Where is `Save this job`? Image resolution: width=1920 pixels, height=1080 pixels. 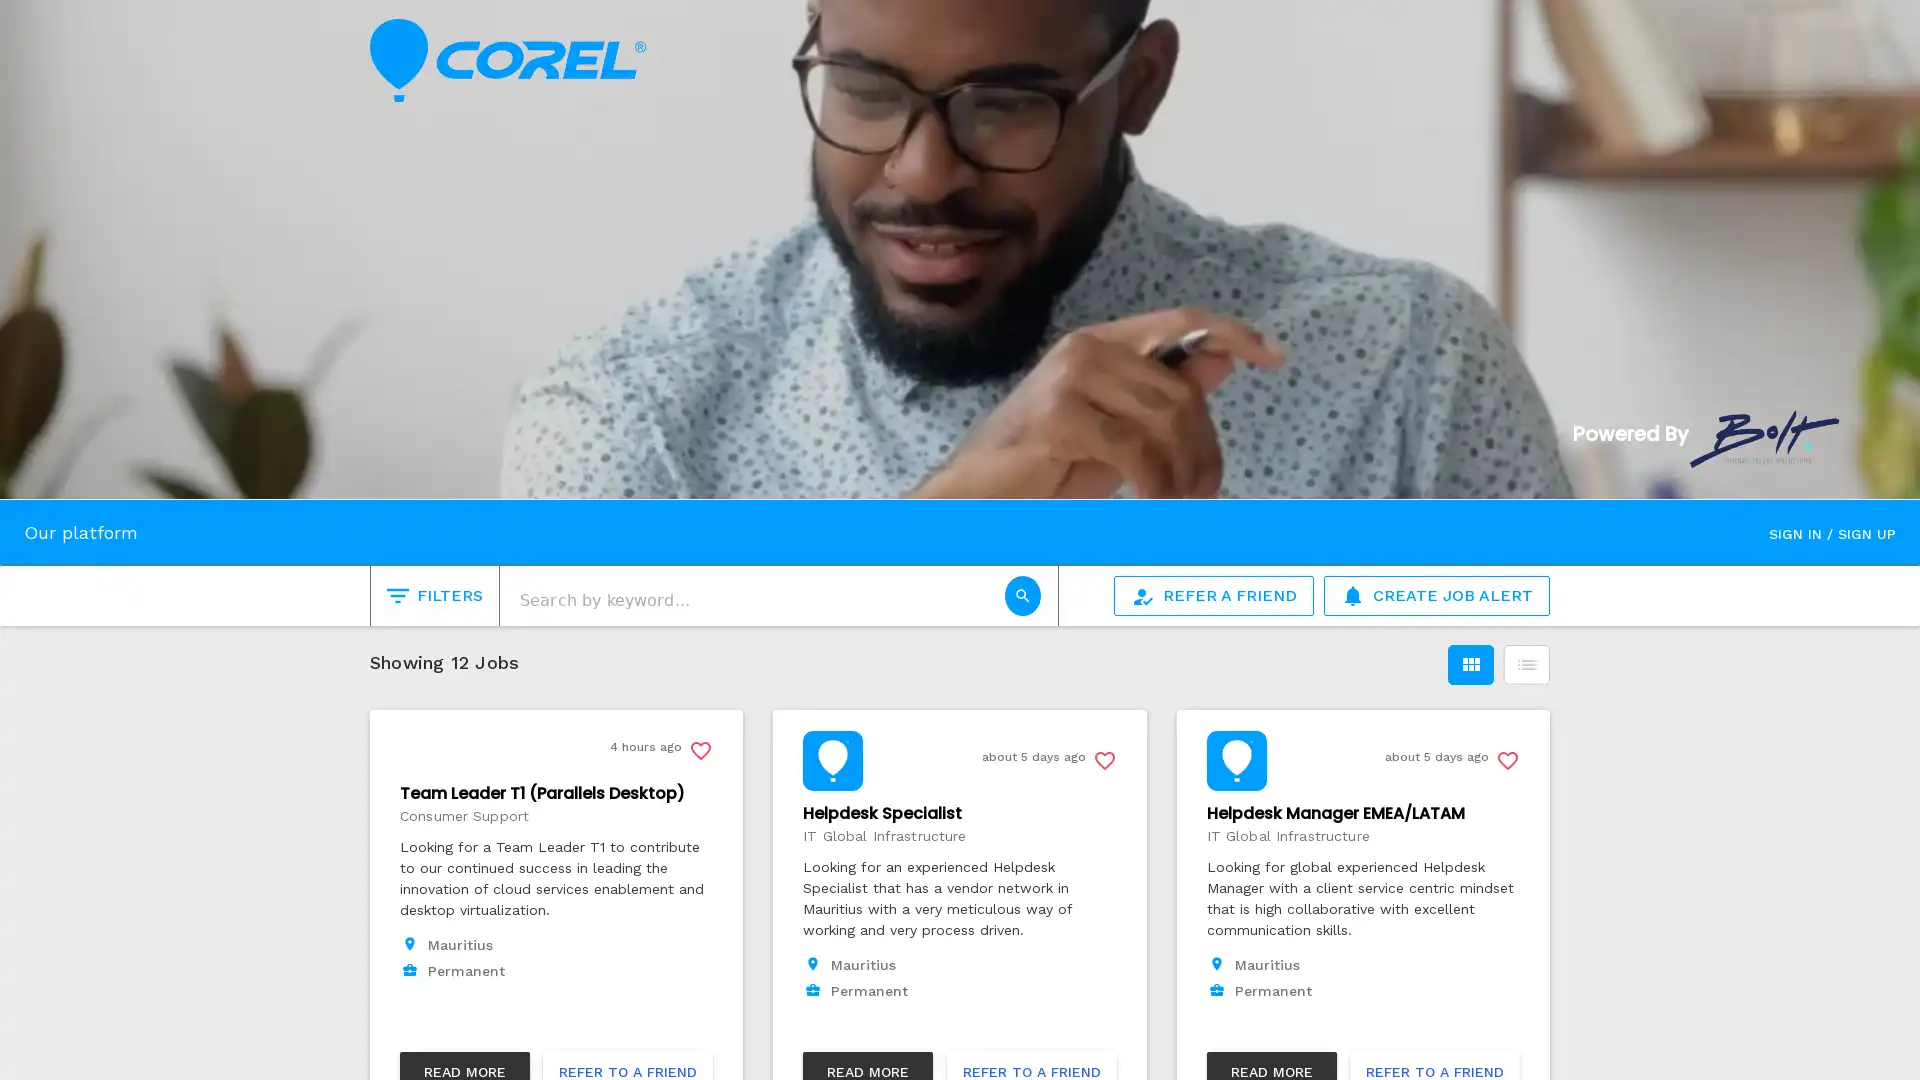 Save this job is located at coordinates (1107, 760).